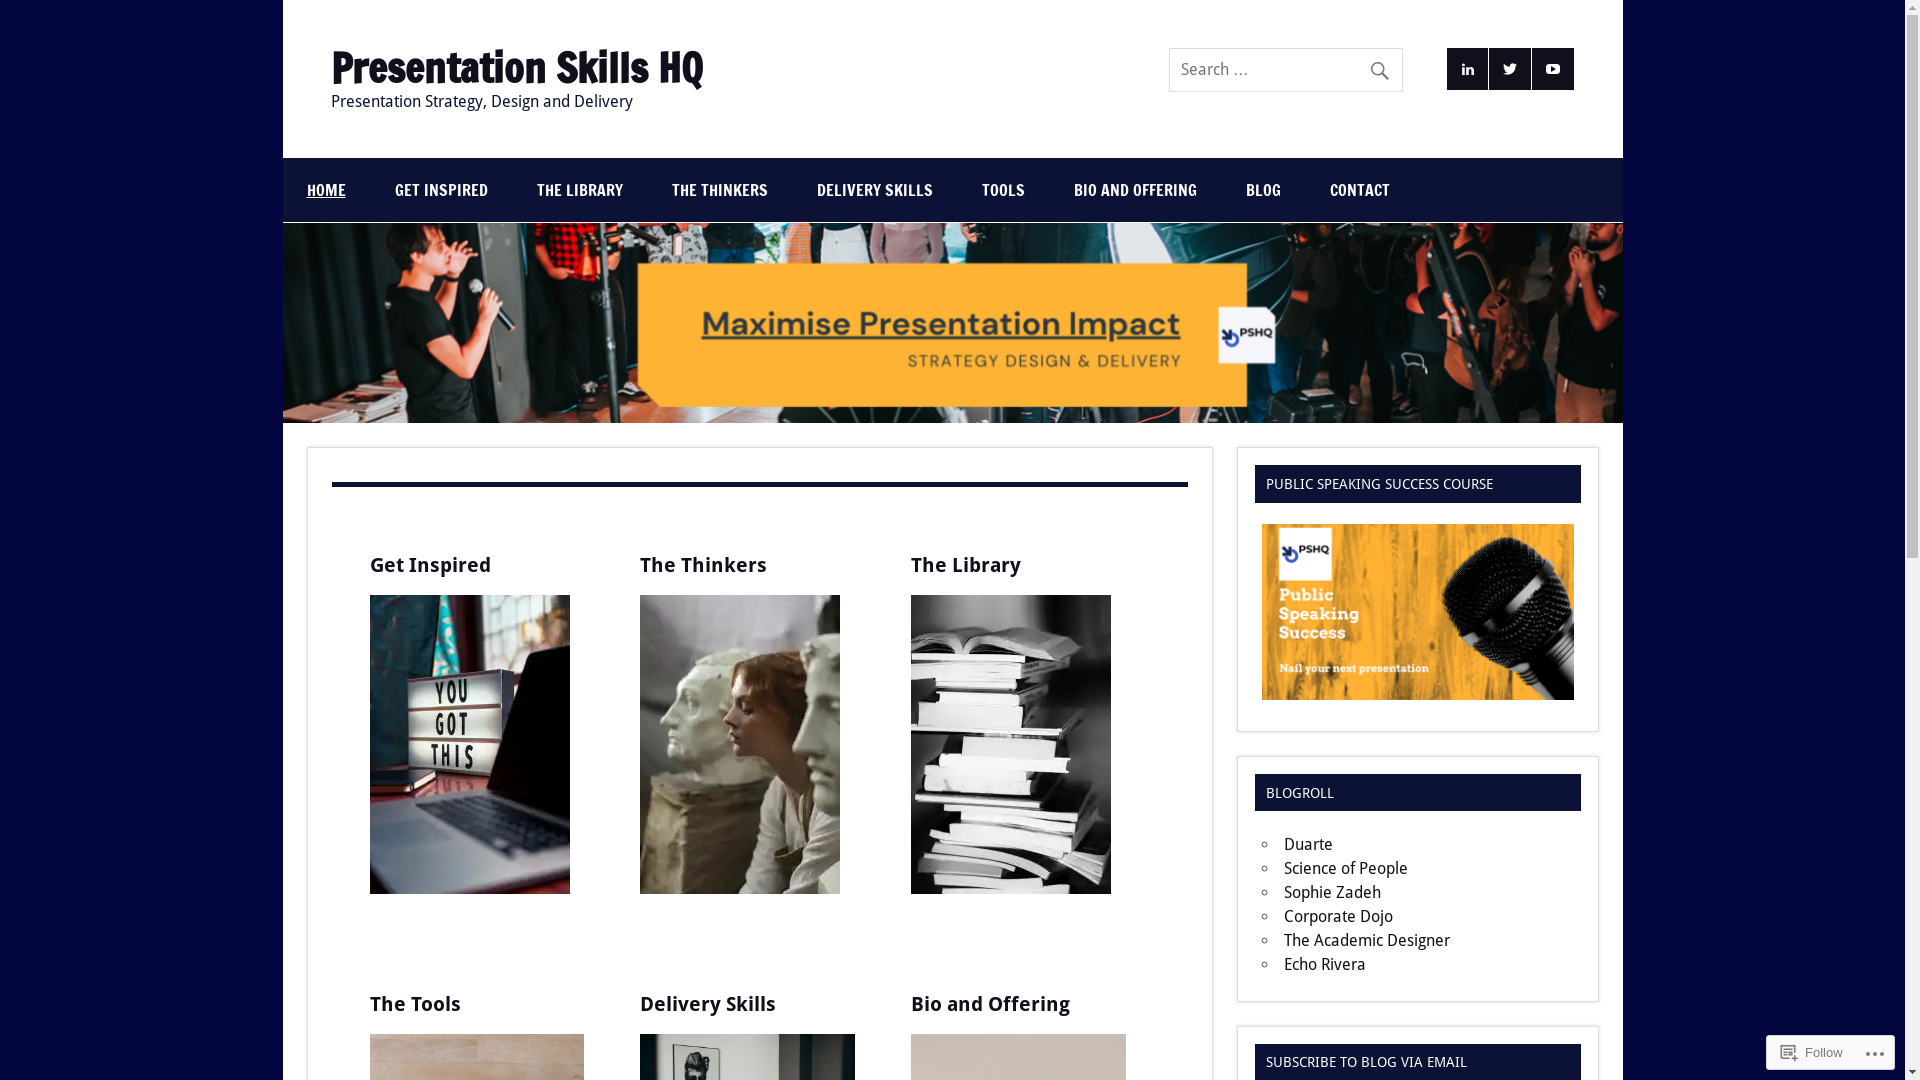 This screenshot has width=1920, height=1080. What do you see at coordinates (414, 1003) in the screenshot?
I see `'The Tools'` at bounding box center [414, 1003].